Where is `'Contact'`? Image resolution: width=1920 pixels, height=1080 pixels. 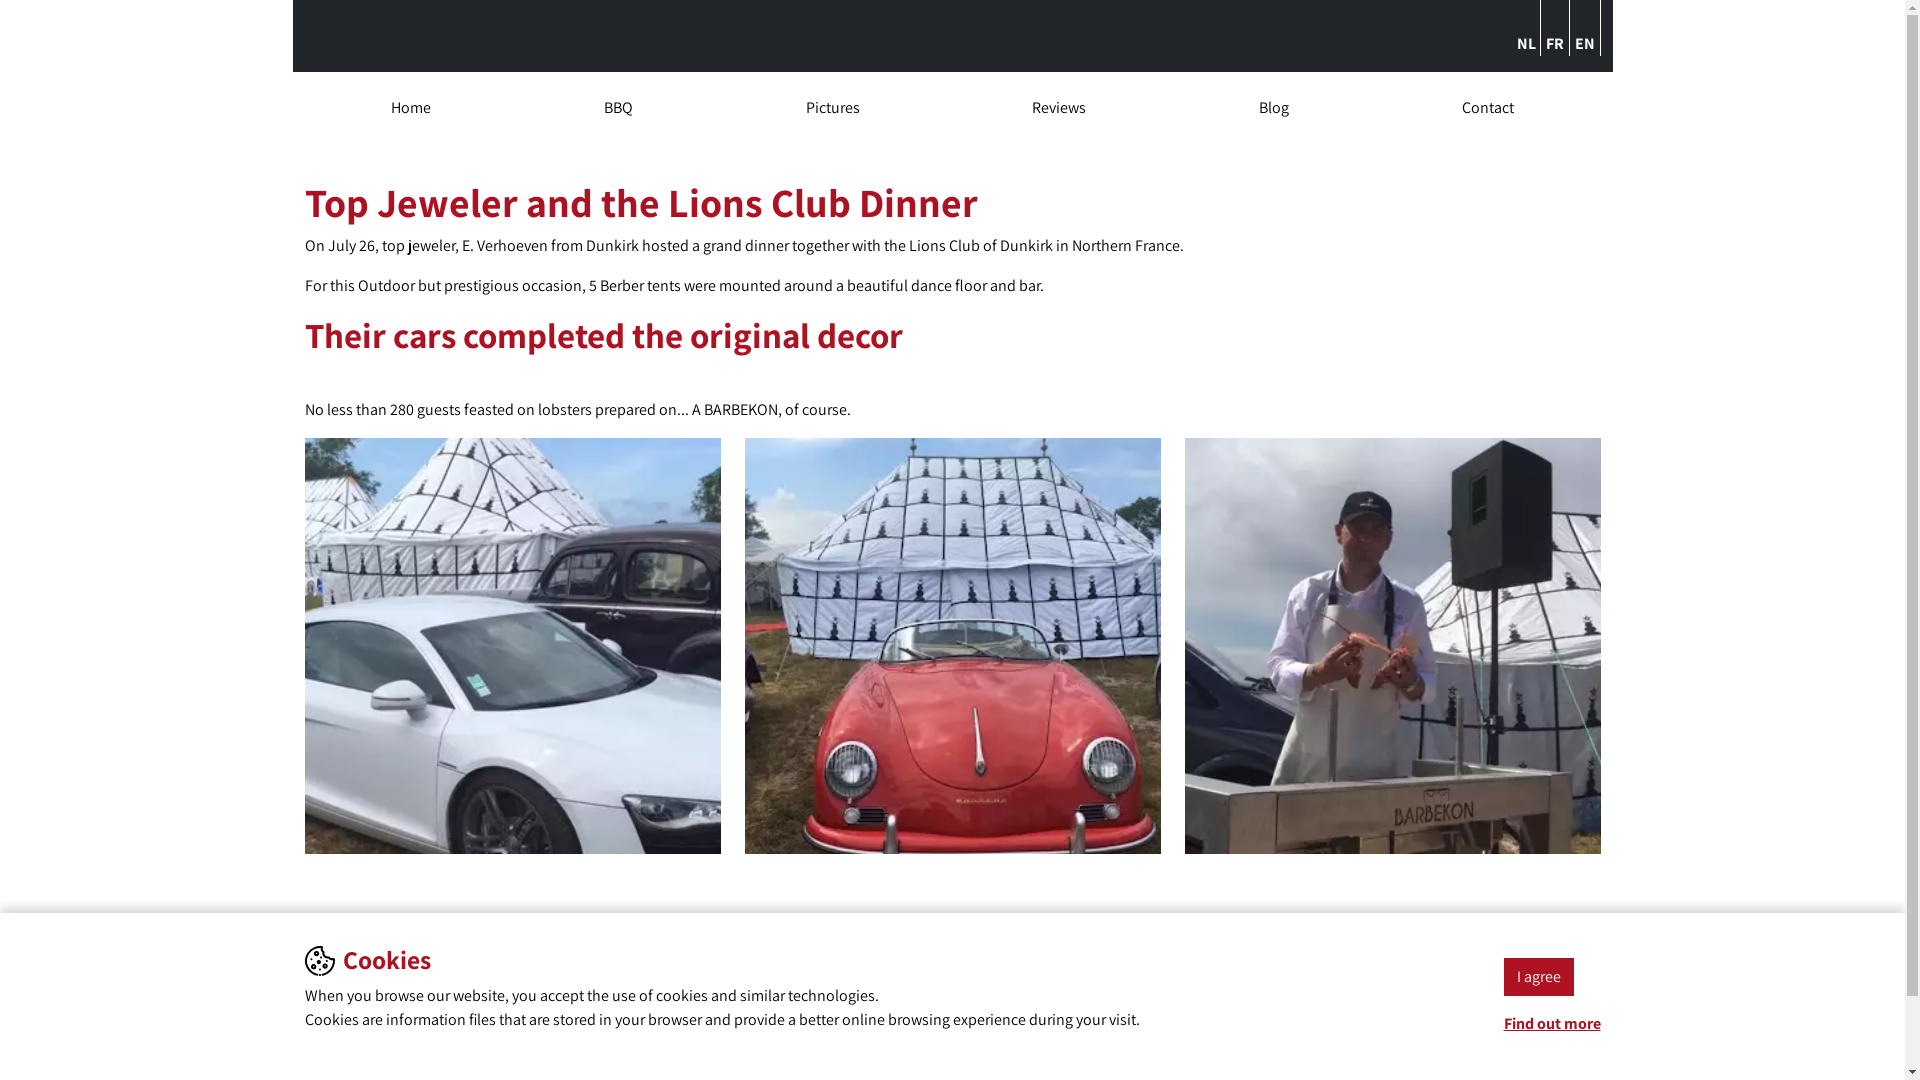 'Contact' is located at coordinates (1488, 107).